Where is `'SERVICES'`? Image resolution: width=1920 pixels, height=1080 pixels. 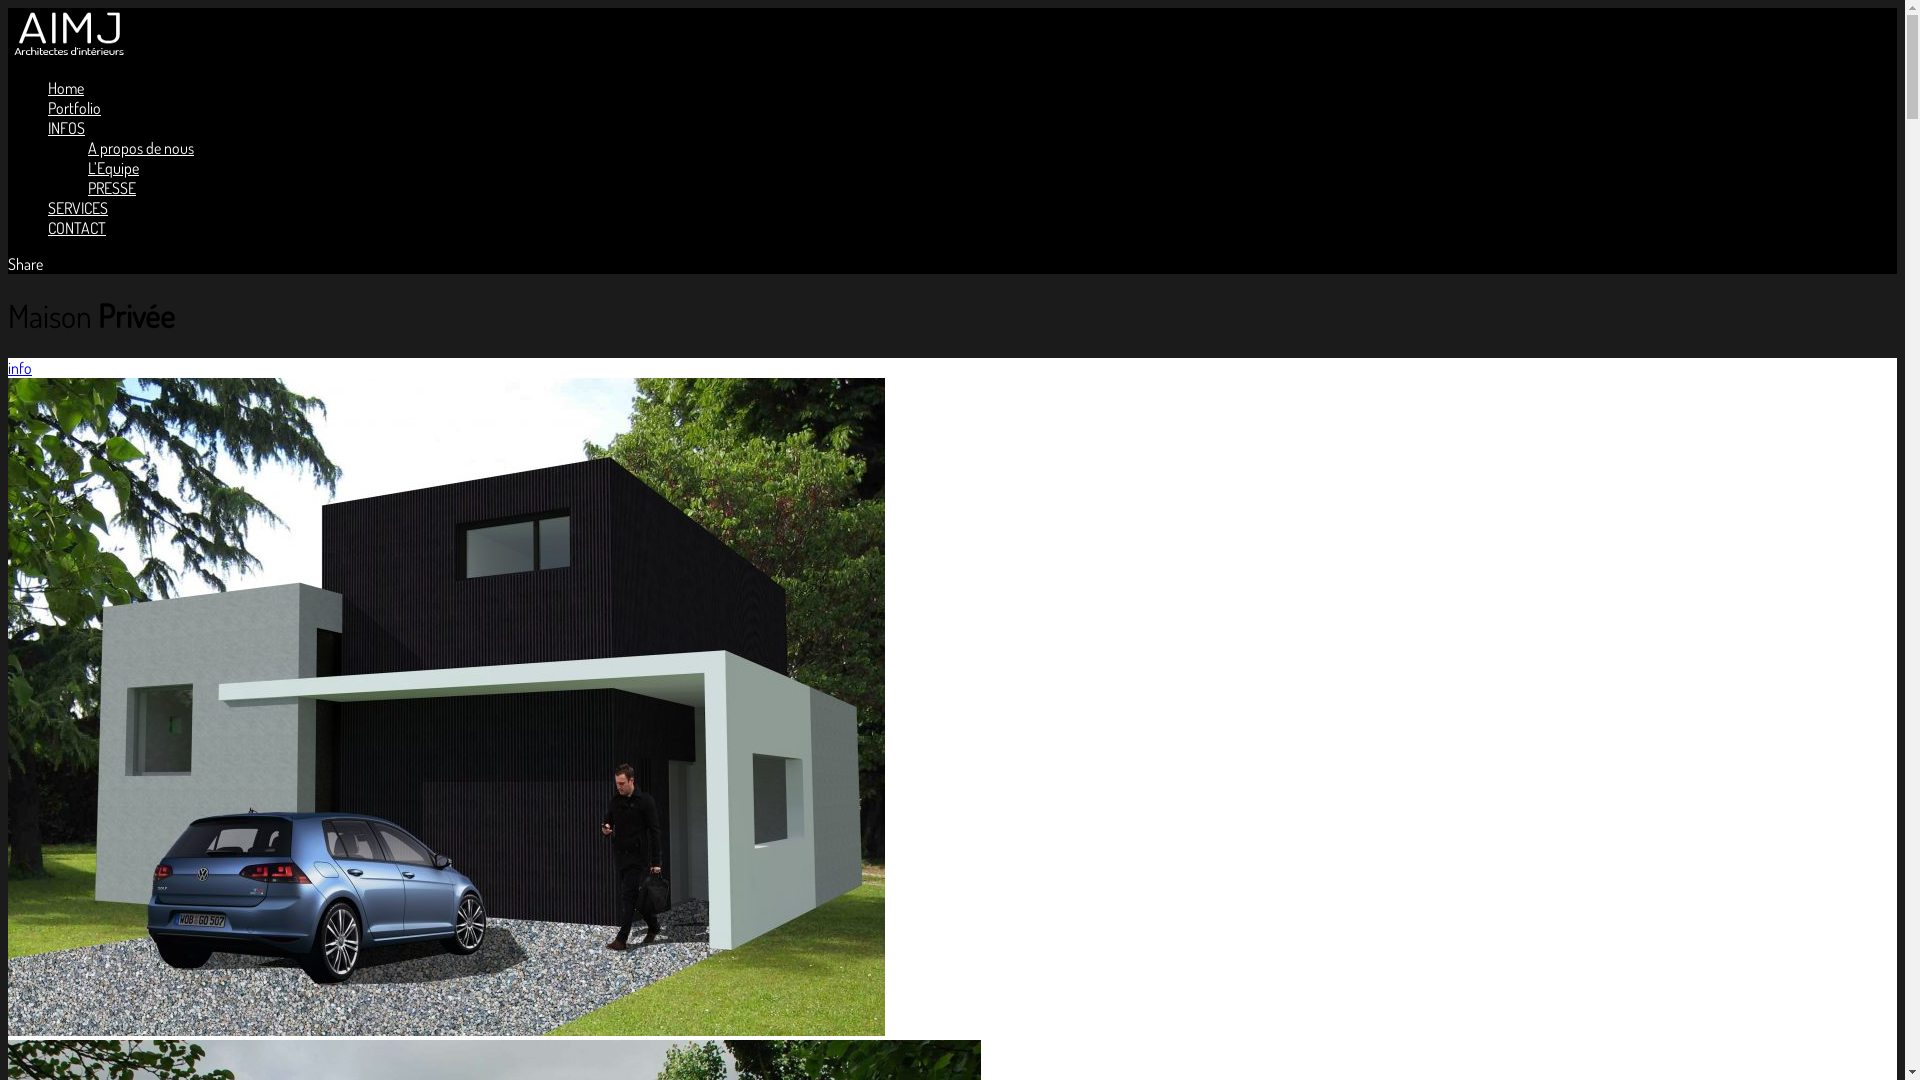 'SERVICES' is located at coordinates (77, 208).